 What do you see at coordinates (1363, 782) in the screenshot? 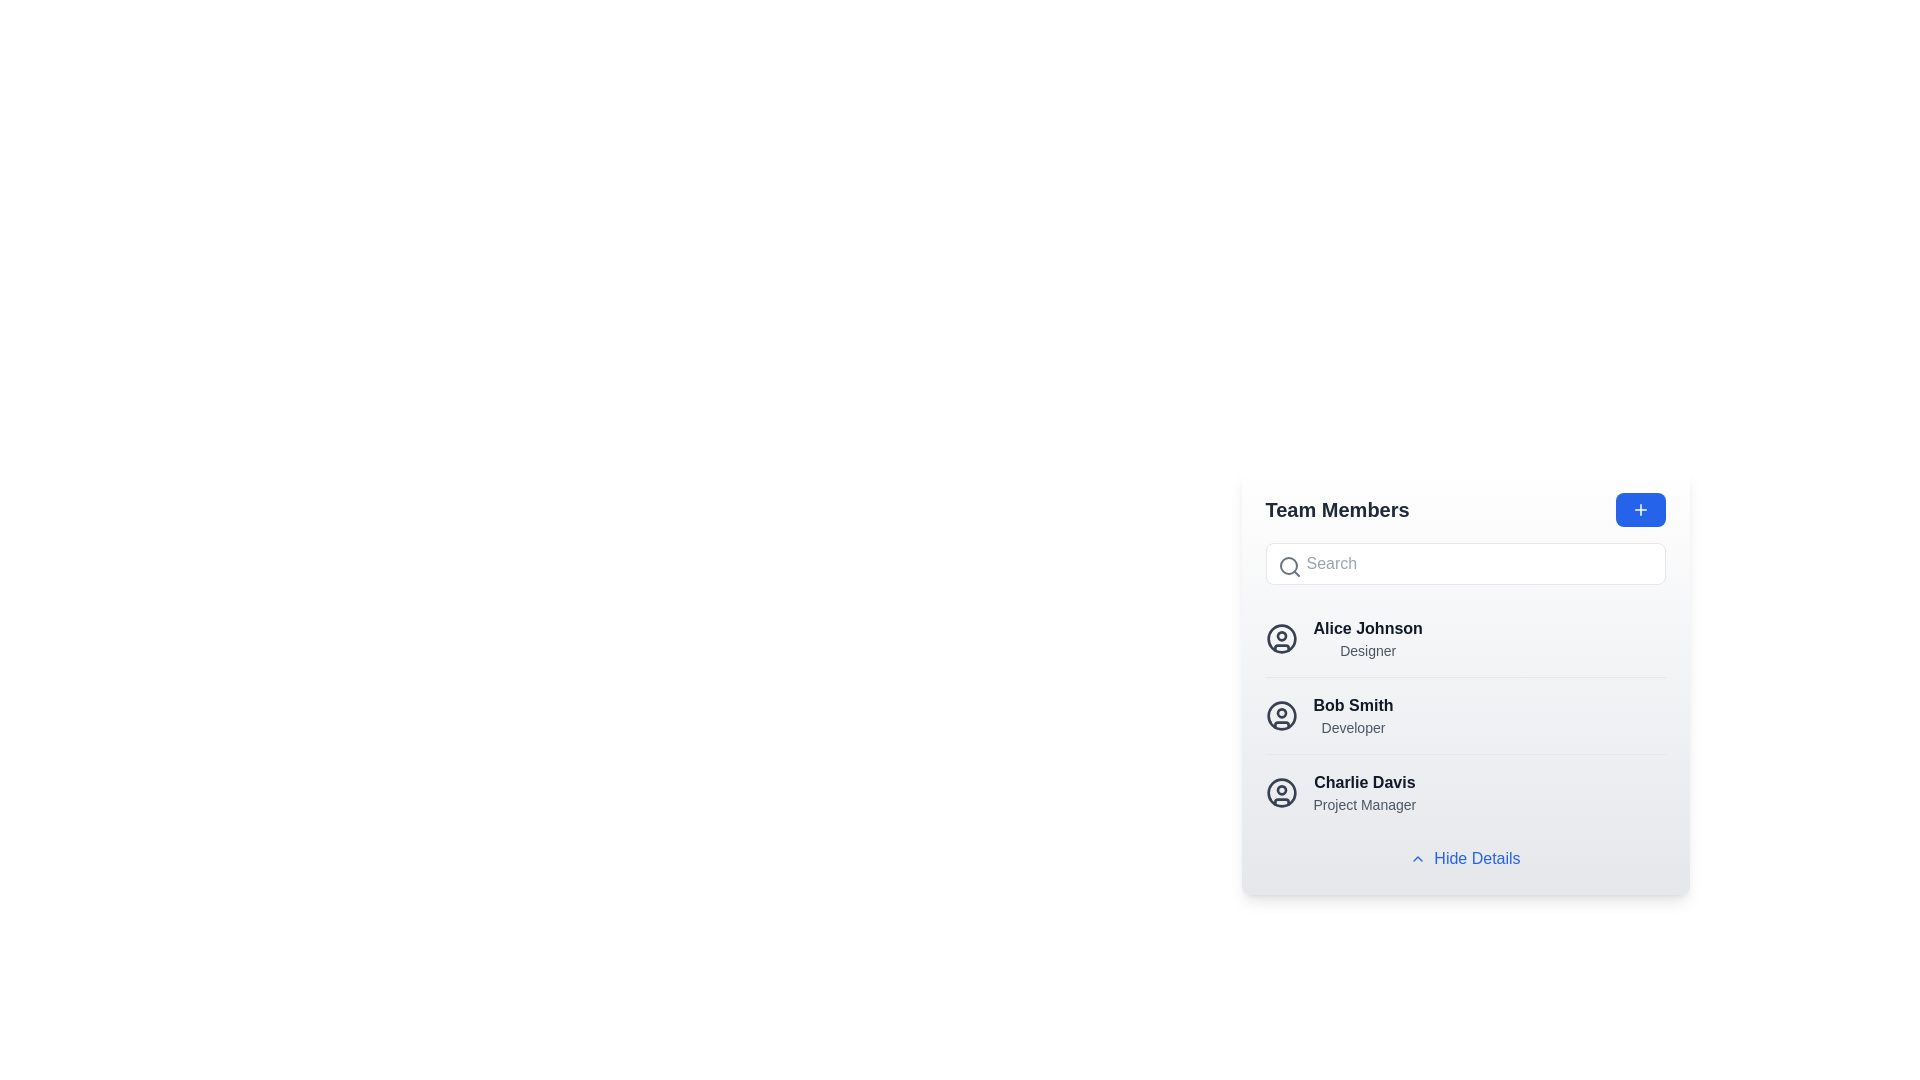
I see `text label displaying 'Charlie Davis', which is located at the center of the Team Members interface above the 'Project Manager' designation` at bounding box center [1363, 782].